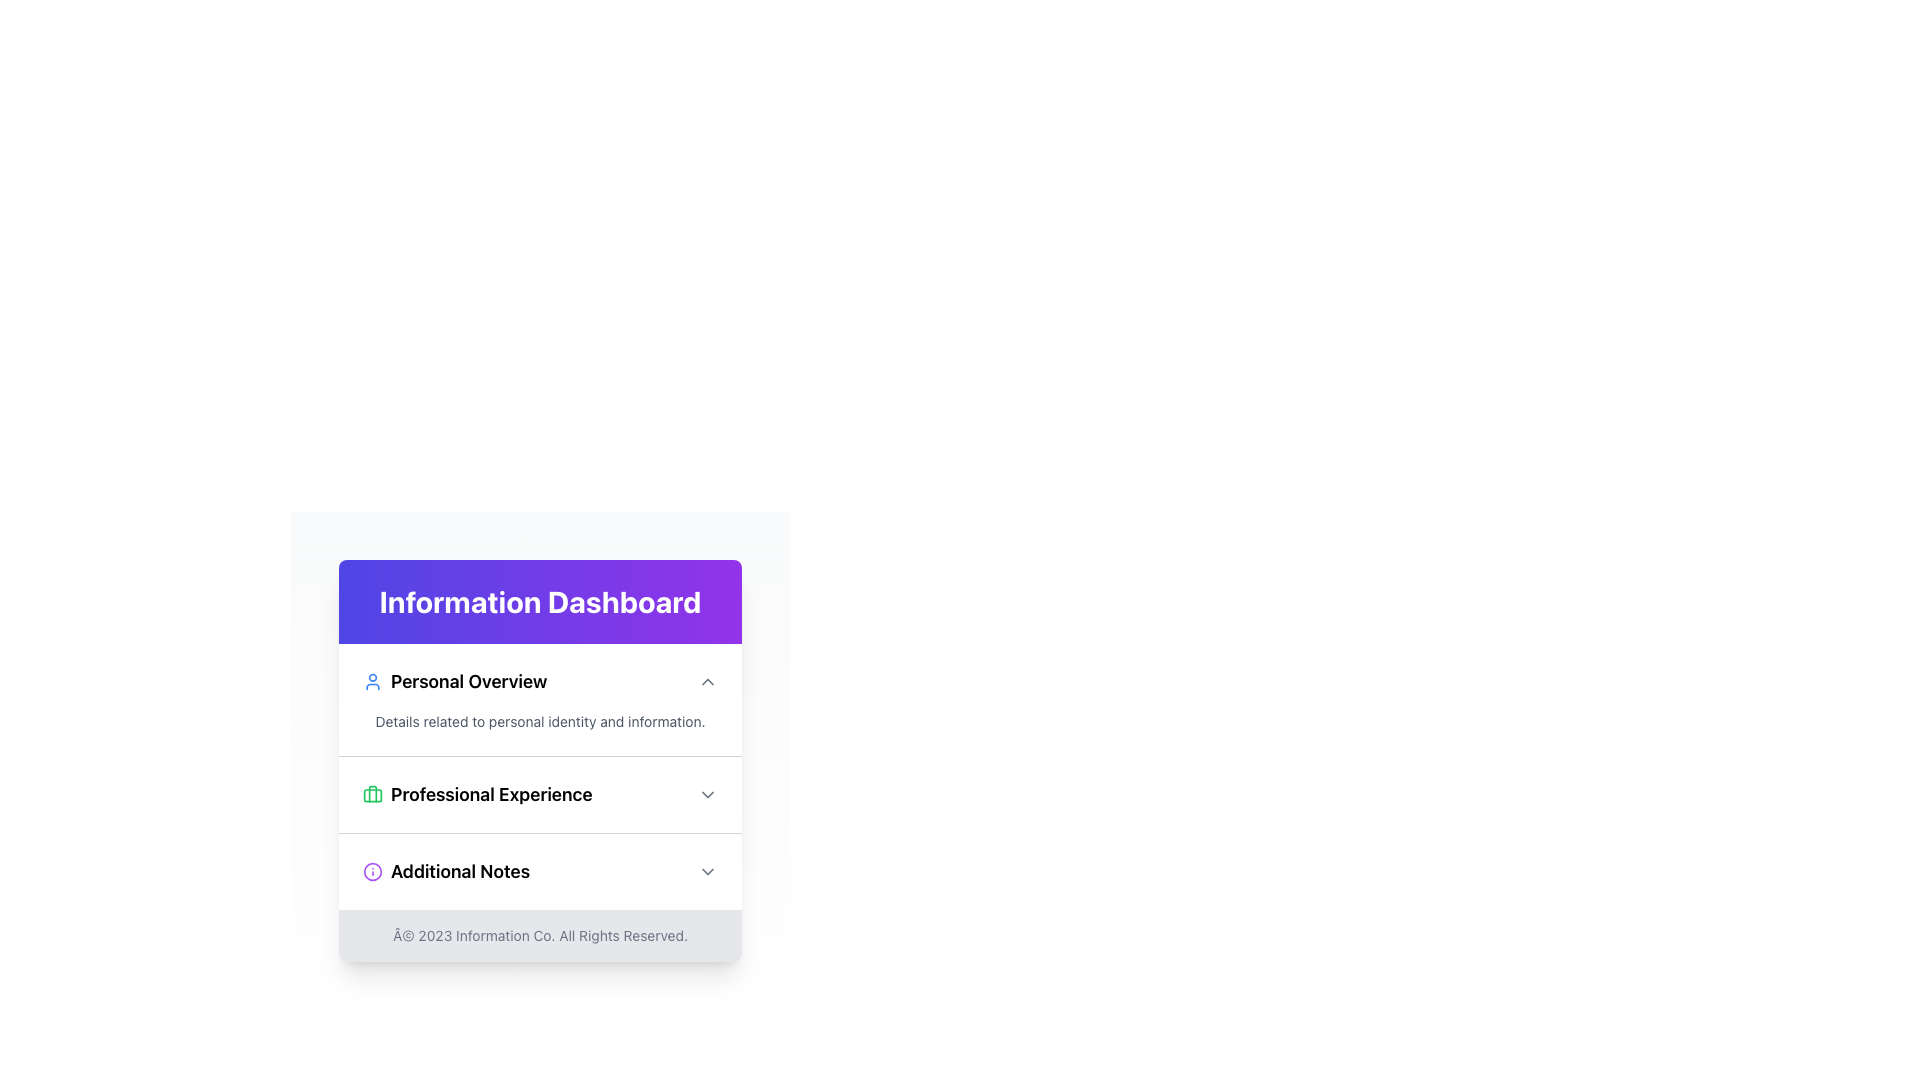 The image size is (1920, 1080). Describe the element at coordinates (445, 870) in the screenshot. I see `the 'Additional Notes' text label in the information dashboard, which is the last item in the vertical list of collapsible sections` at that location.